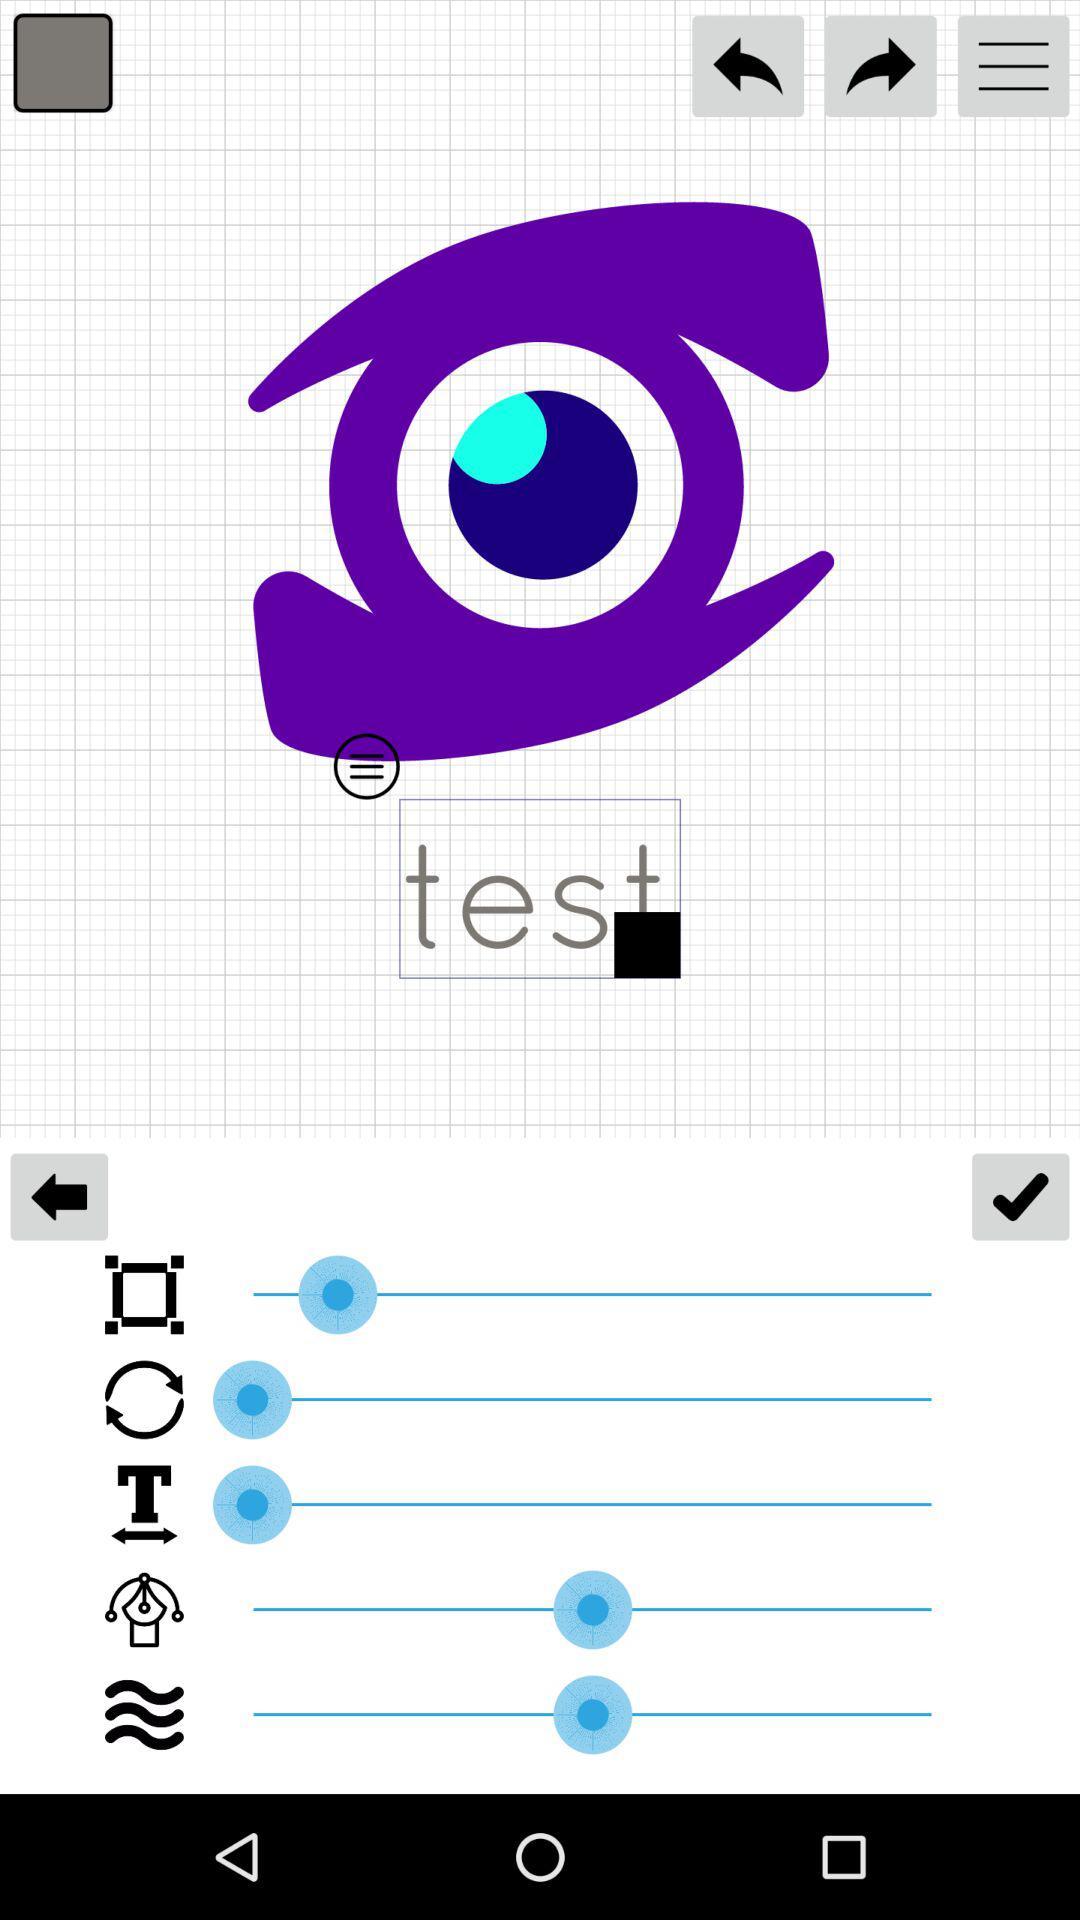 This screenshot has width=1080, height=1920. I want to click on the arrow_backward icon, so click(58, 1196).